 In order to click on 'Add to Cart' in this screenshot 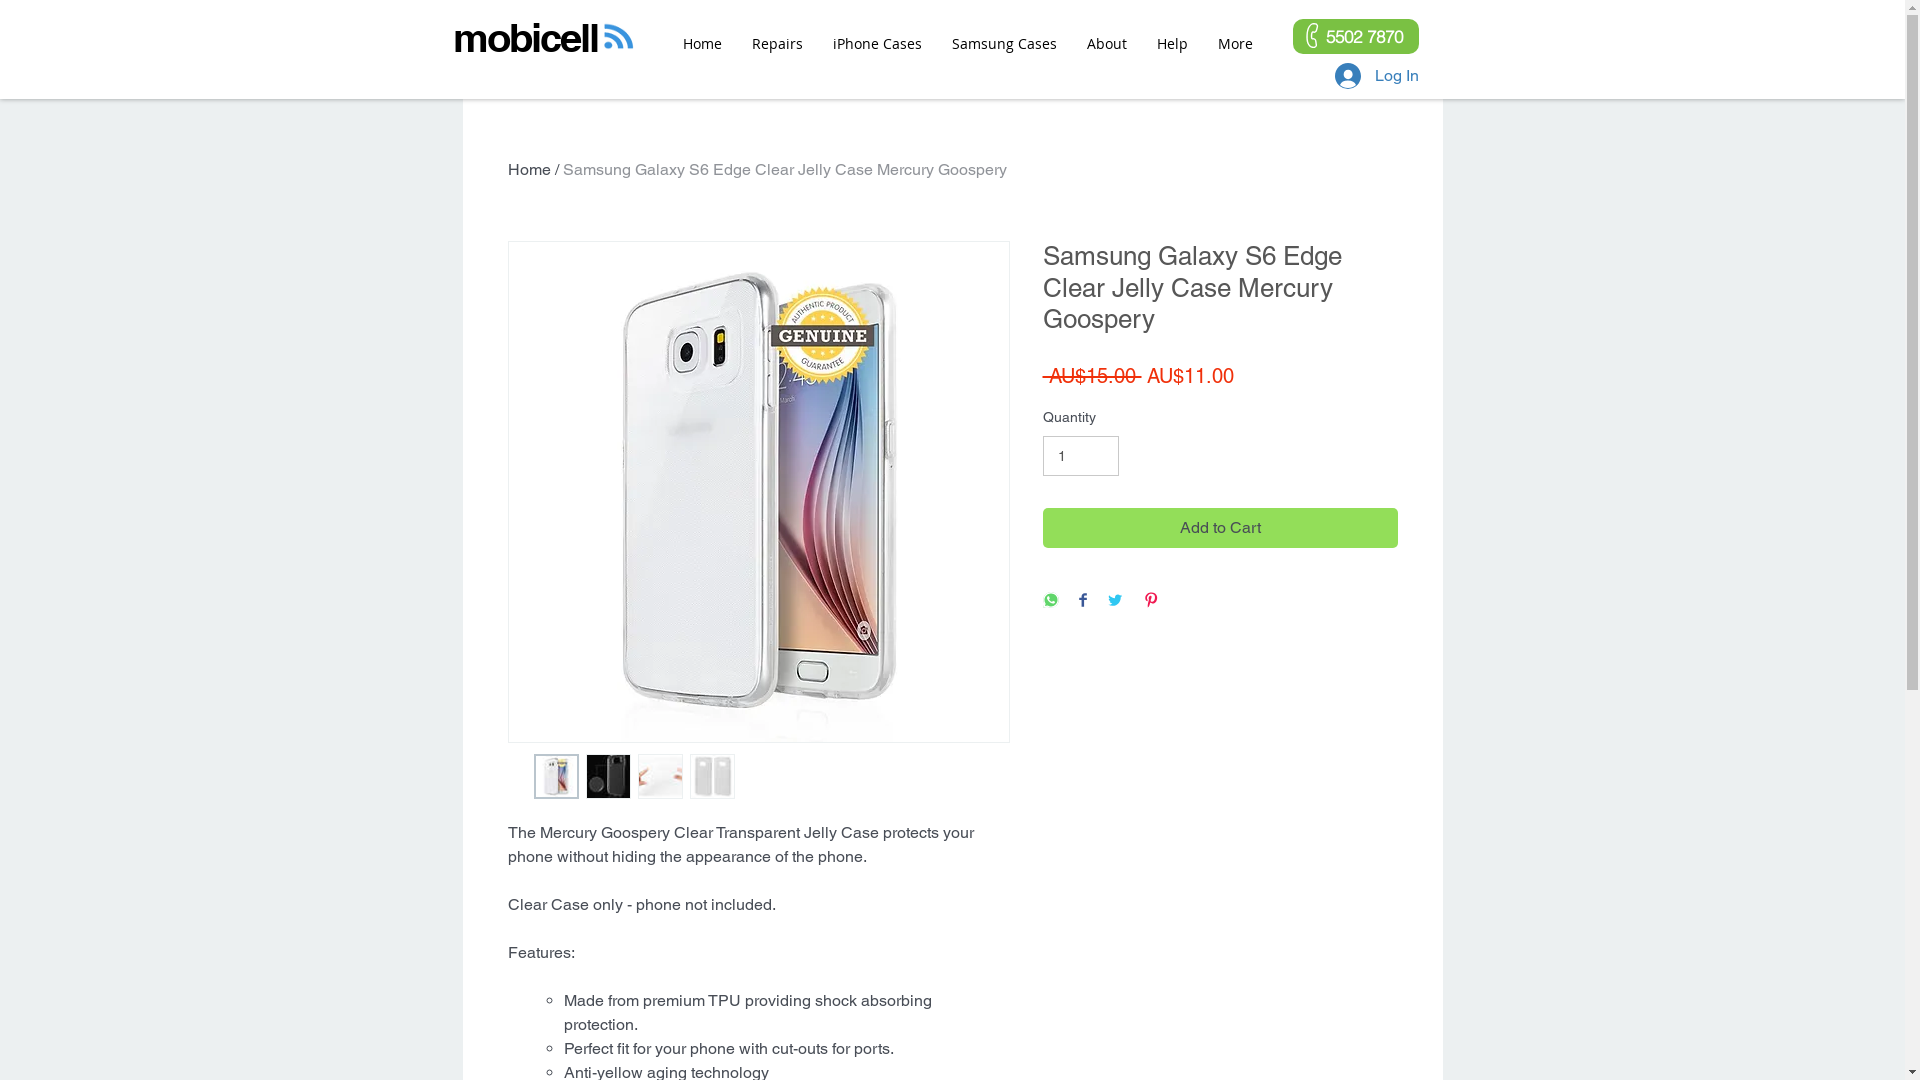, I will do `click(1218, 527)`.